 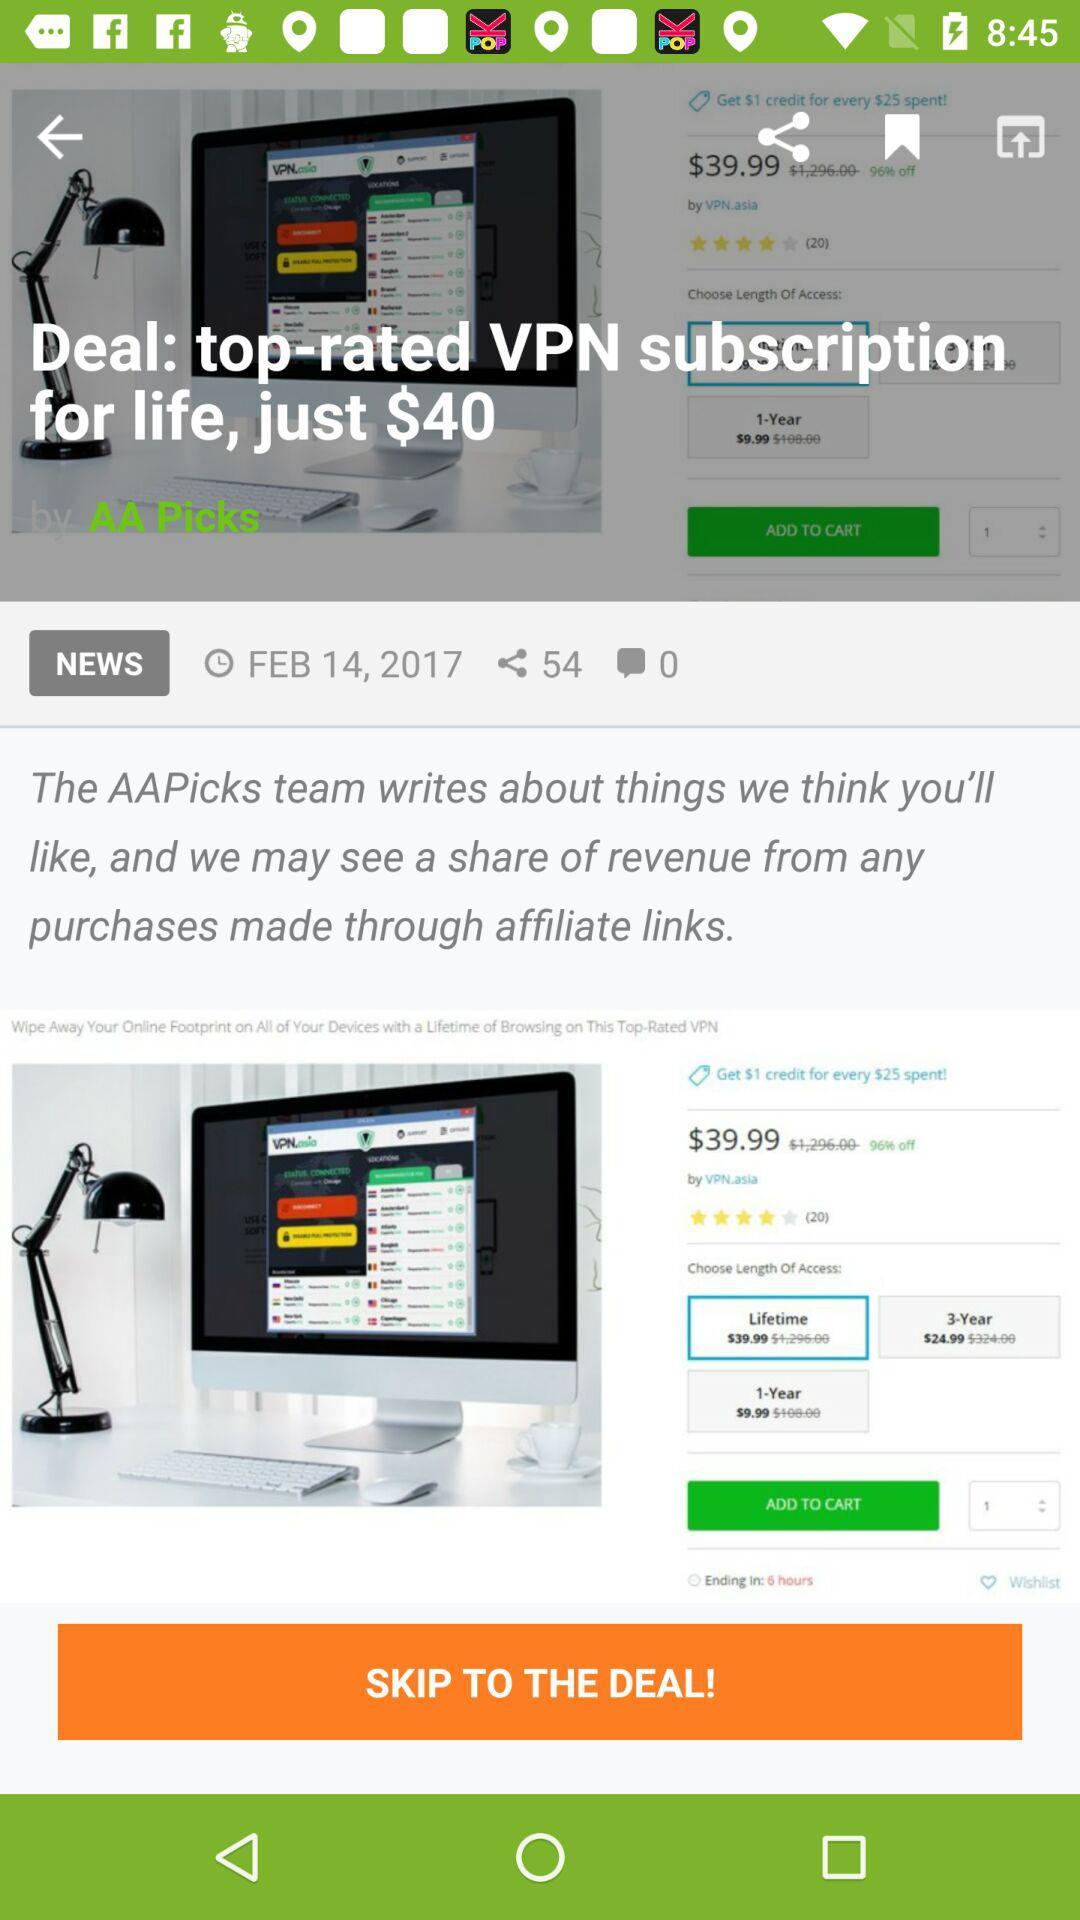 I want to click on the bookmark icon, so click(x=902, y=135).